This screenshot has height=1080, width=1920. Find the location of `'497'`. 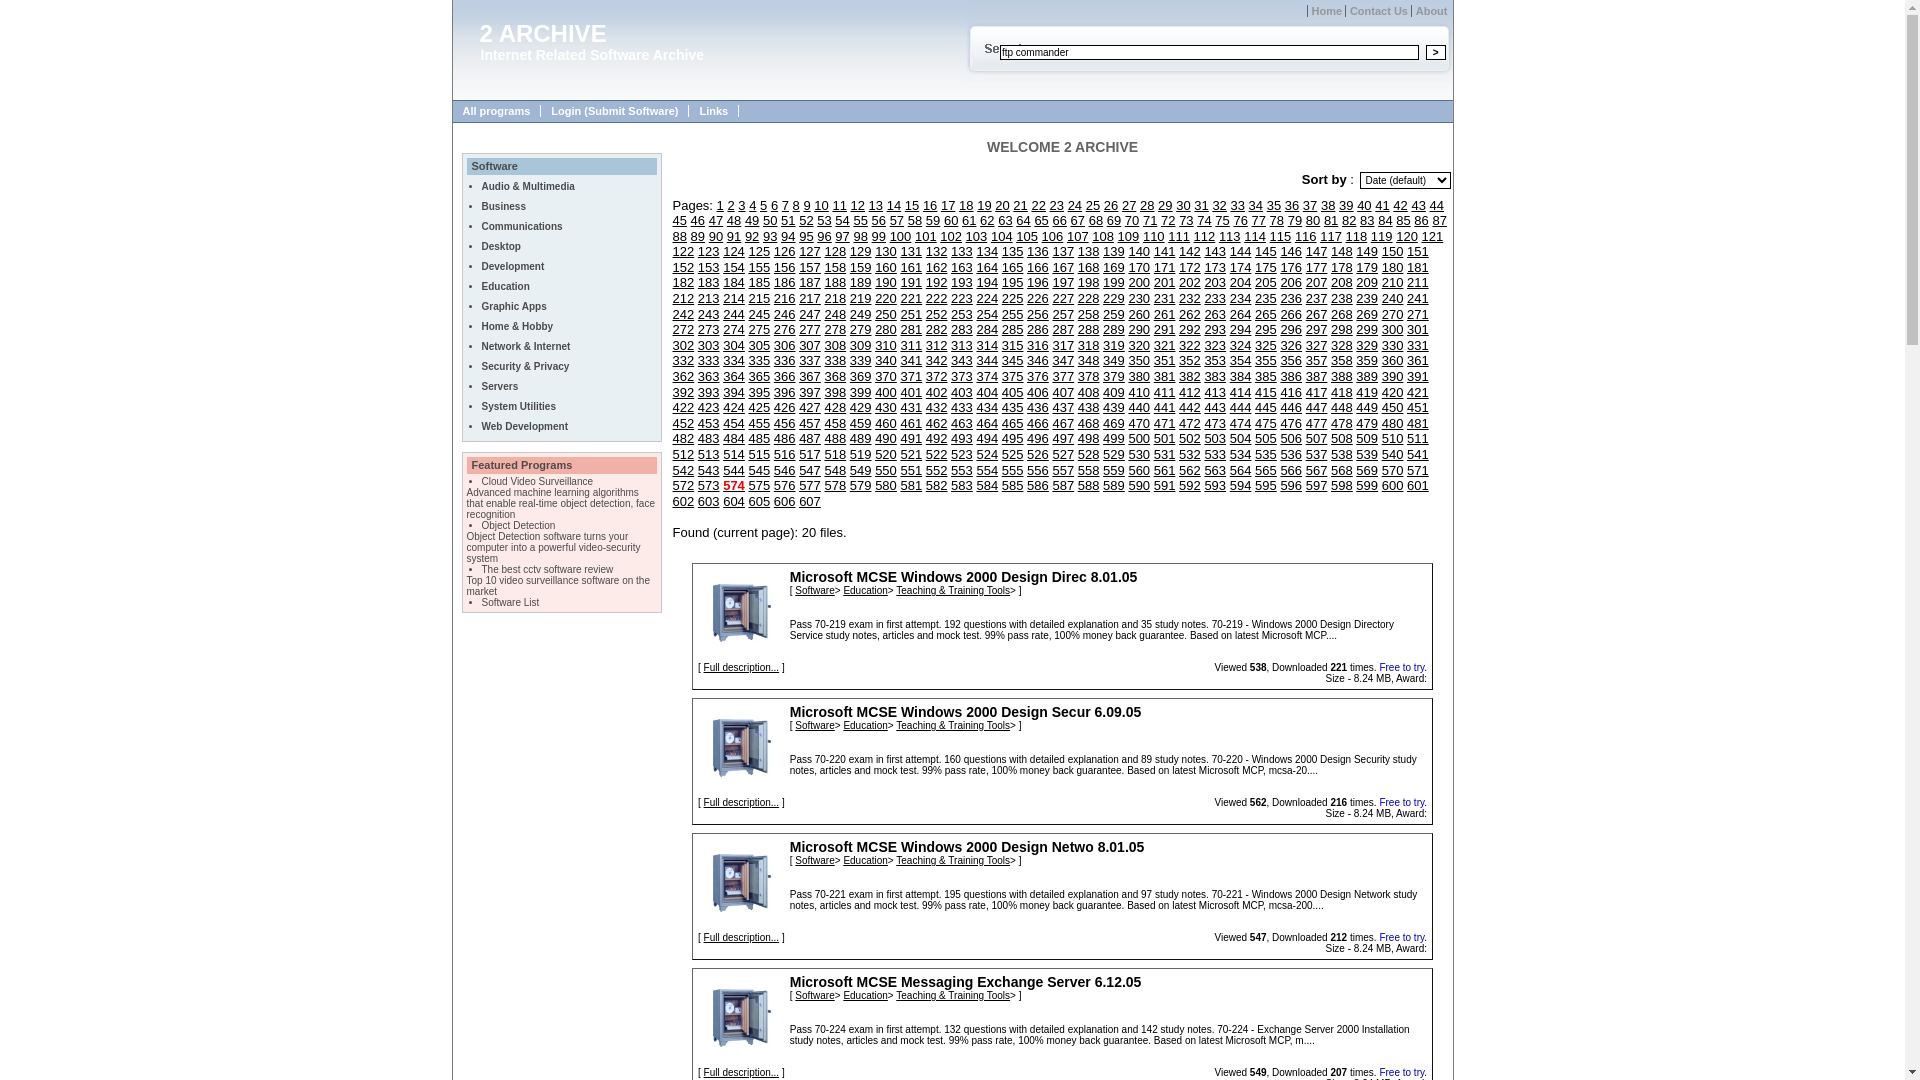

'497' is located at coordinates (1050, 437).